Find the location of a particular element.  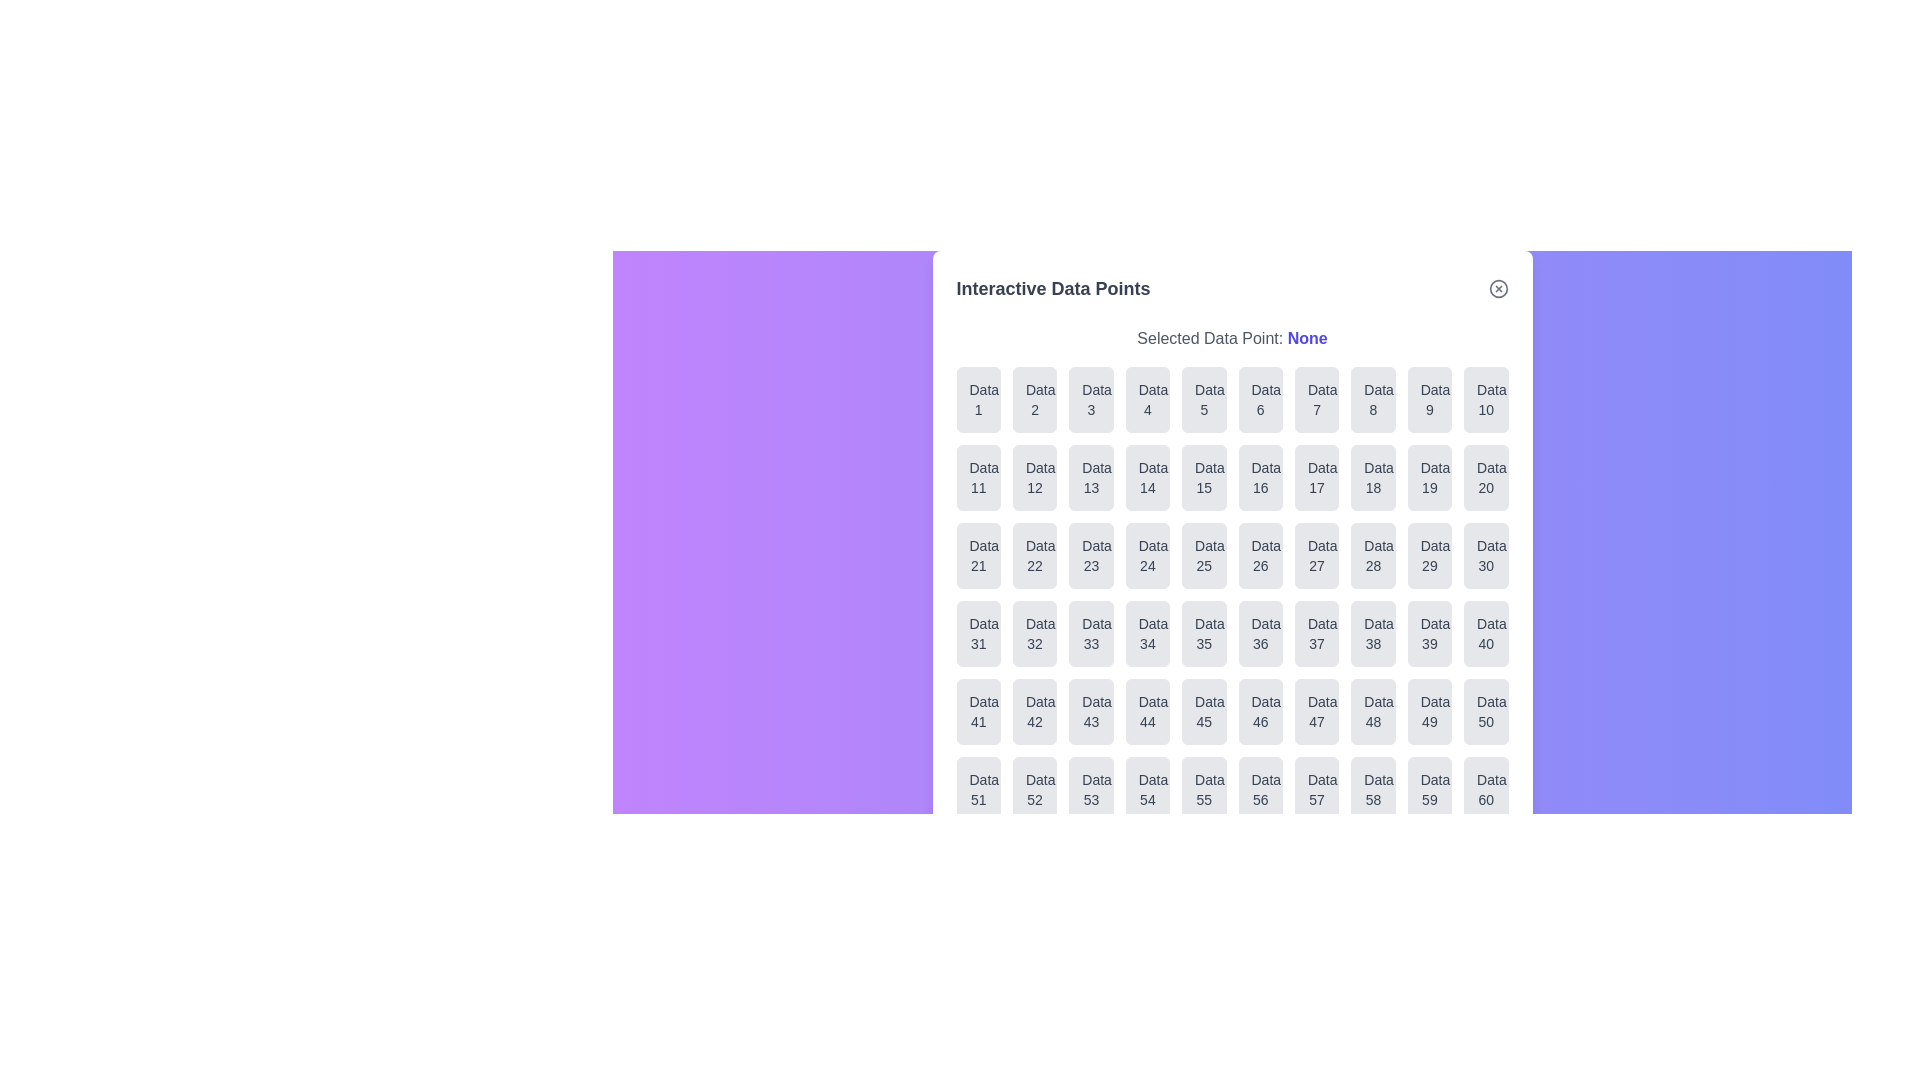

the close button to close the modal is located at coordinates (1498, 289).